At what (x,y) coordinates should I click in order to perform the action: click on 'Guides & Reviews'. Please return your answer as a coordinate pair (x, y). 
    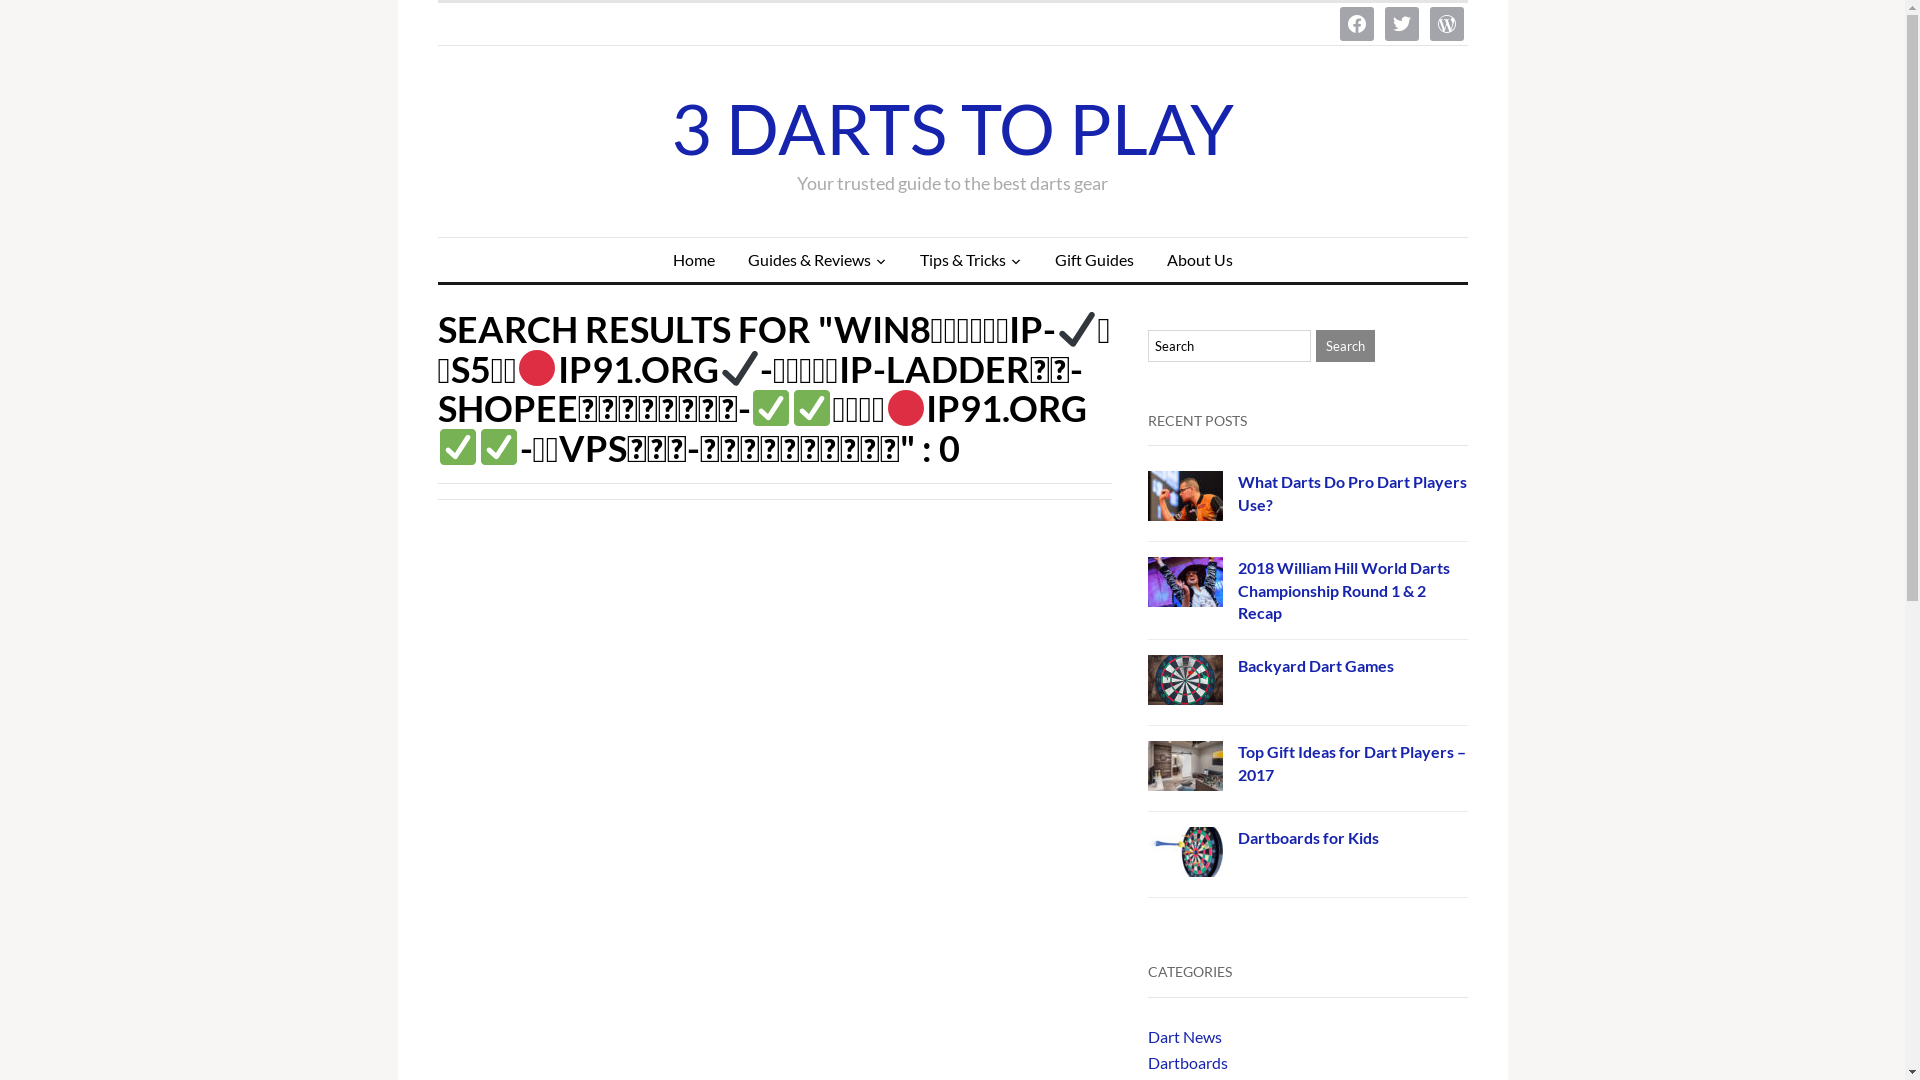
    Looking at the image, I should click on (816, 258).